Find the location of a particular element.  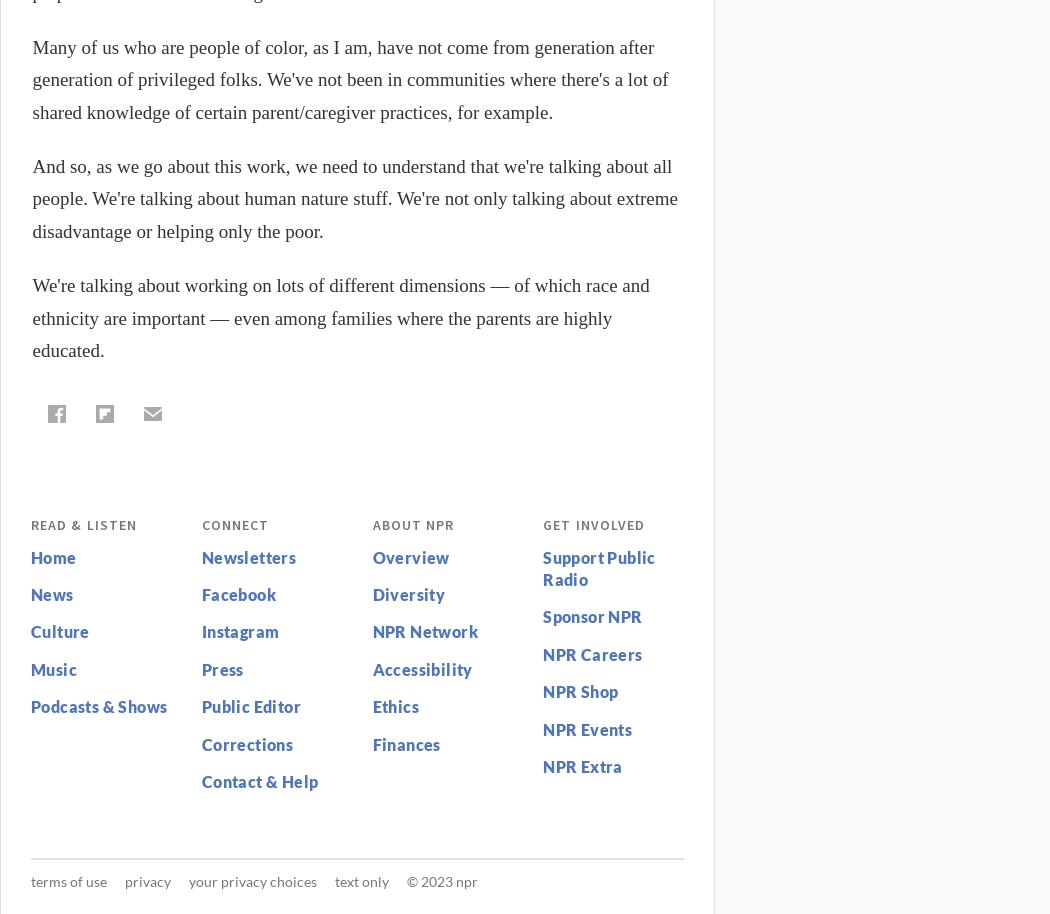

'About NPR' is located at coordinates (412, 522).